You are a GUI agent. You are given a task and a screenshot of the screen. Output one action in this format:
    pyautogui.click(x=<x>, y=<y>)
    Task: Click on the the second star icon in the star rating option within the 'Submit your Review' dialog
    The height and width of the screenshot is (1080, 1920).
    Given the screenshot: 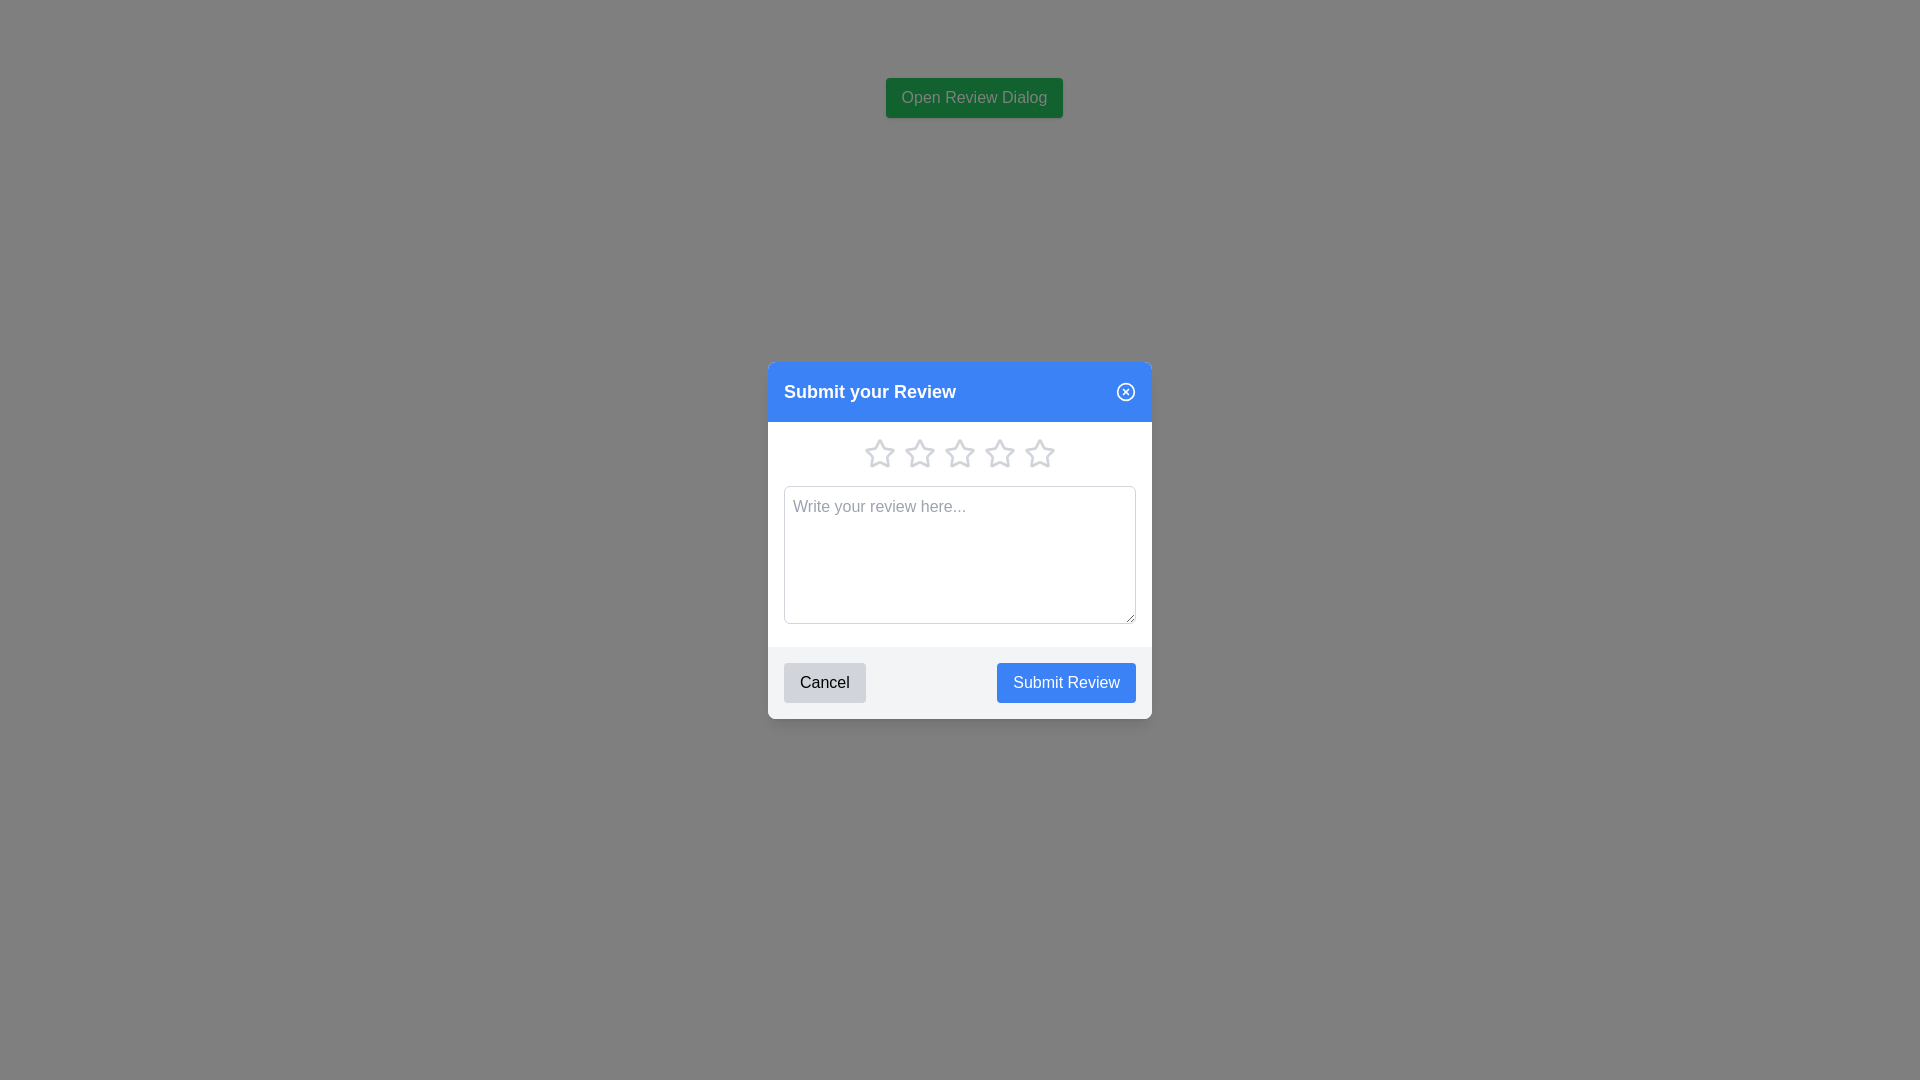 What is the action you would take?
    pyautogui.click(x=919, y=453)
    